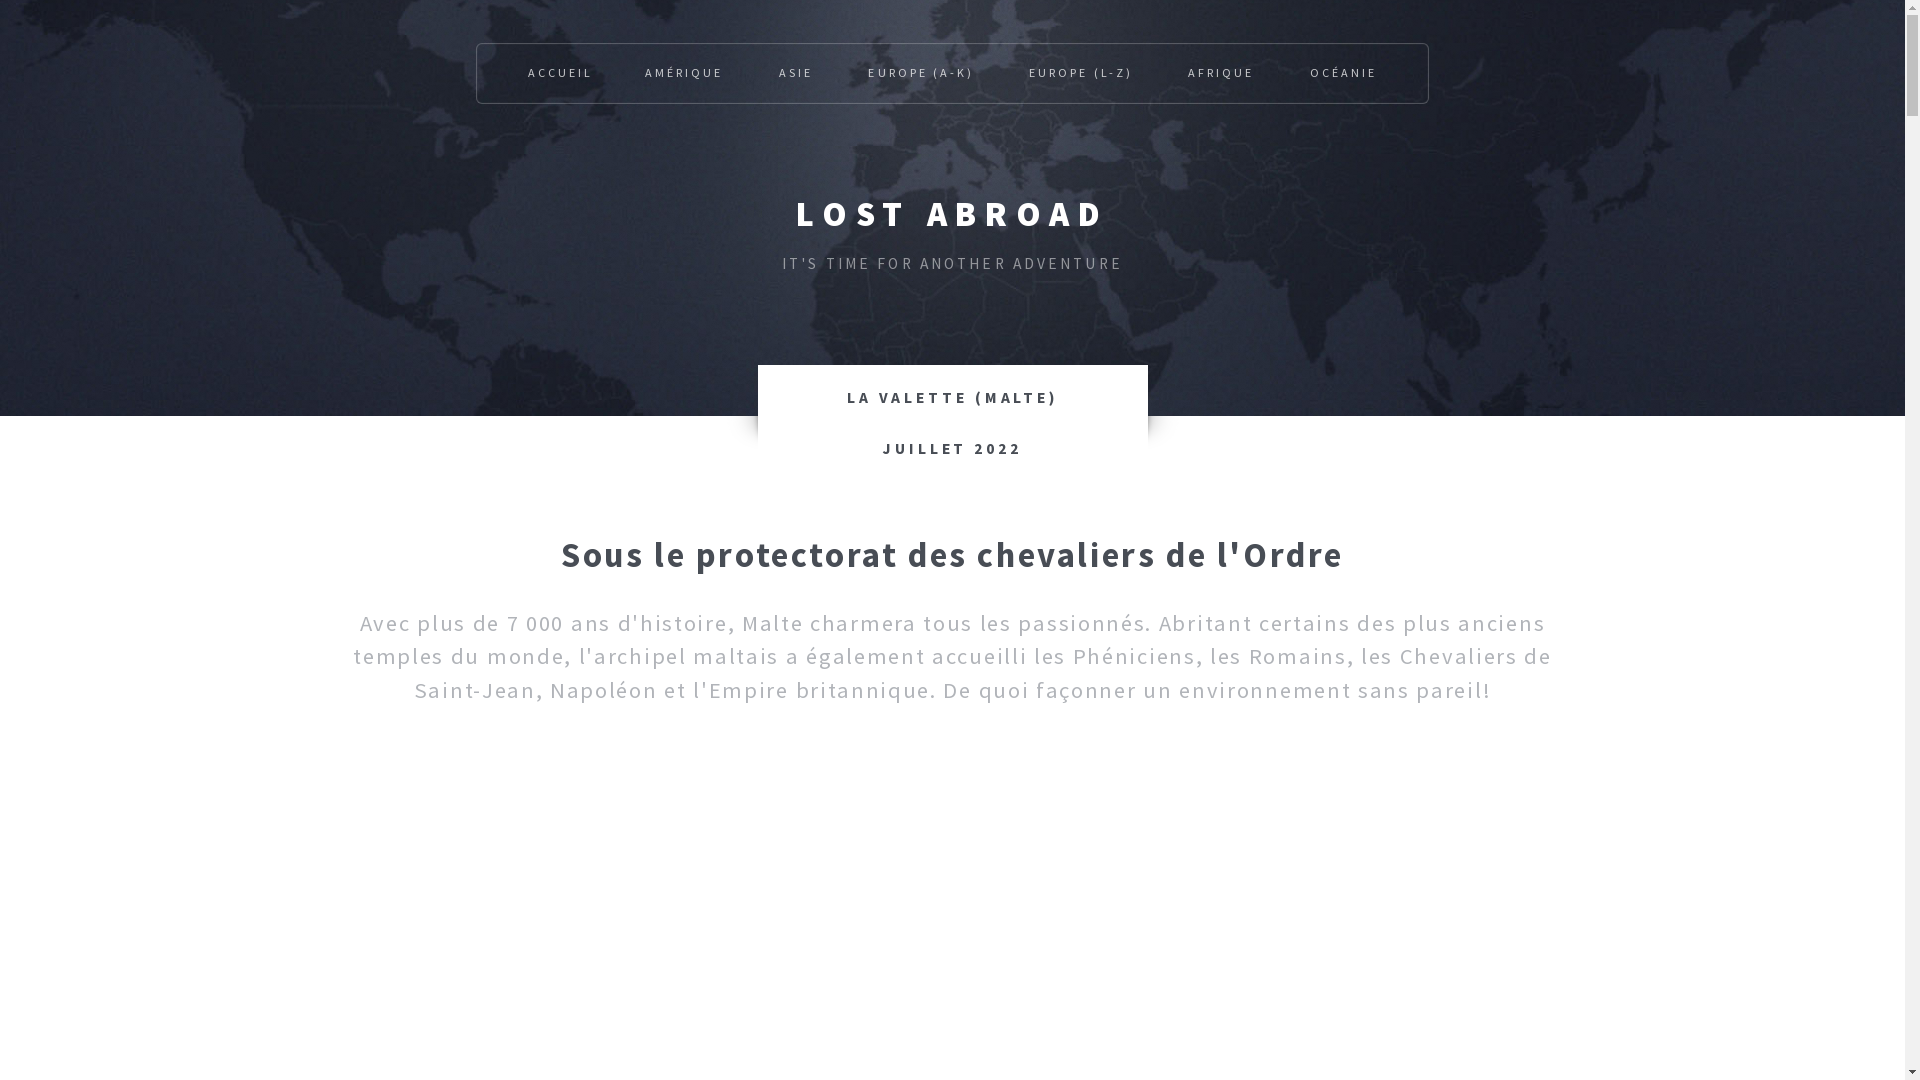 Image resolution: width=1920 pixels, height=1080 pixels. What do you see at coordinates (1079, 72) in the screenshot?
I see `'EUROPE (L-Z)'` at bounding box center [1079, 72].